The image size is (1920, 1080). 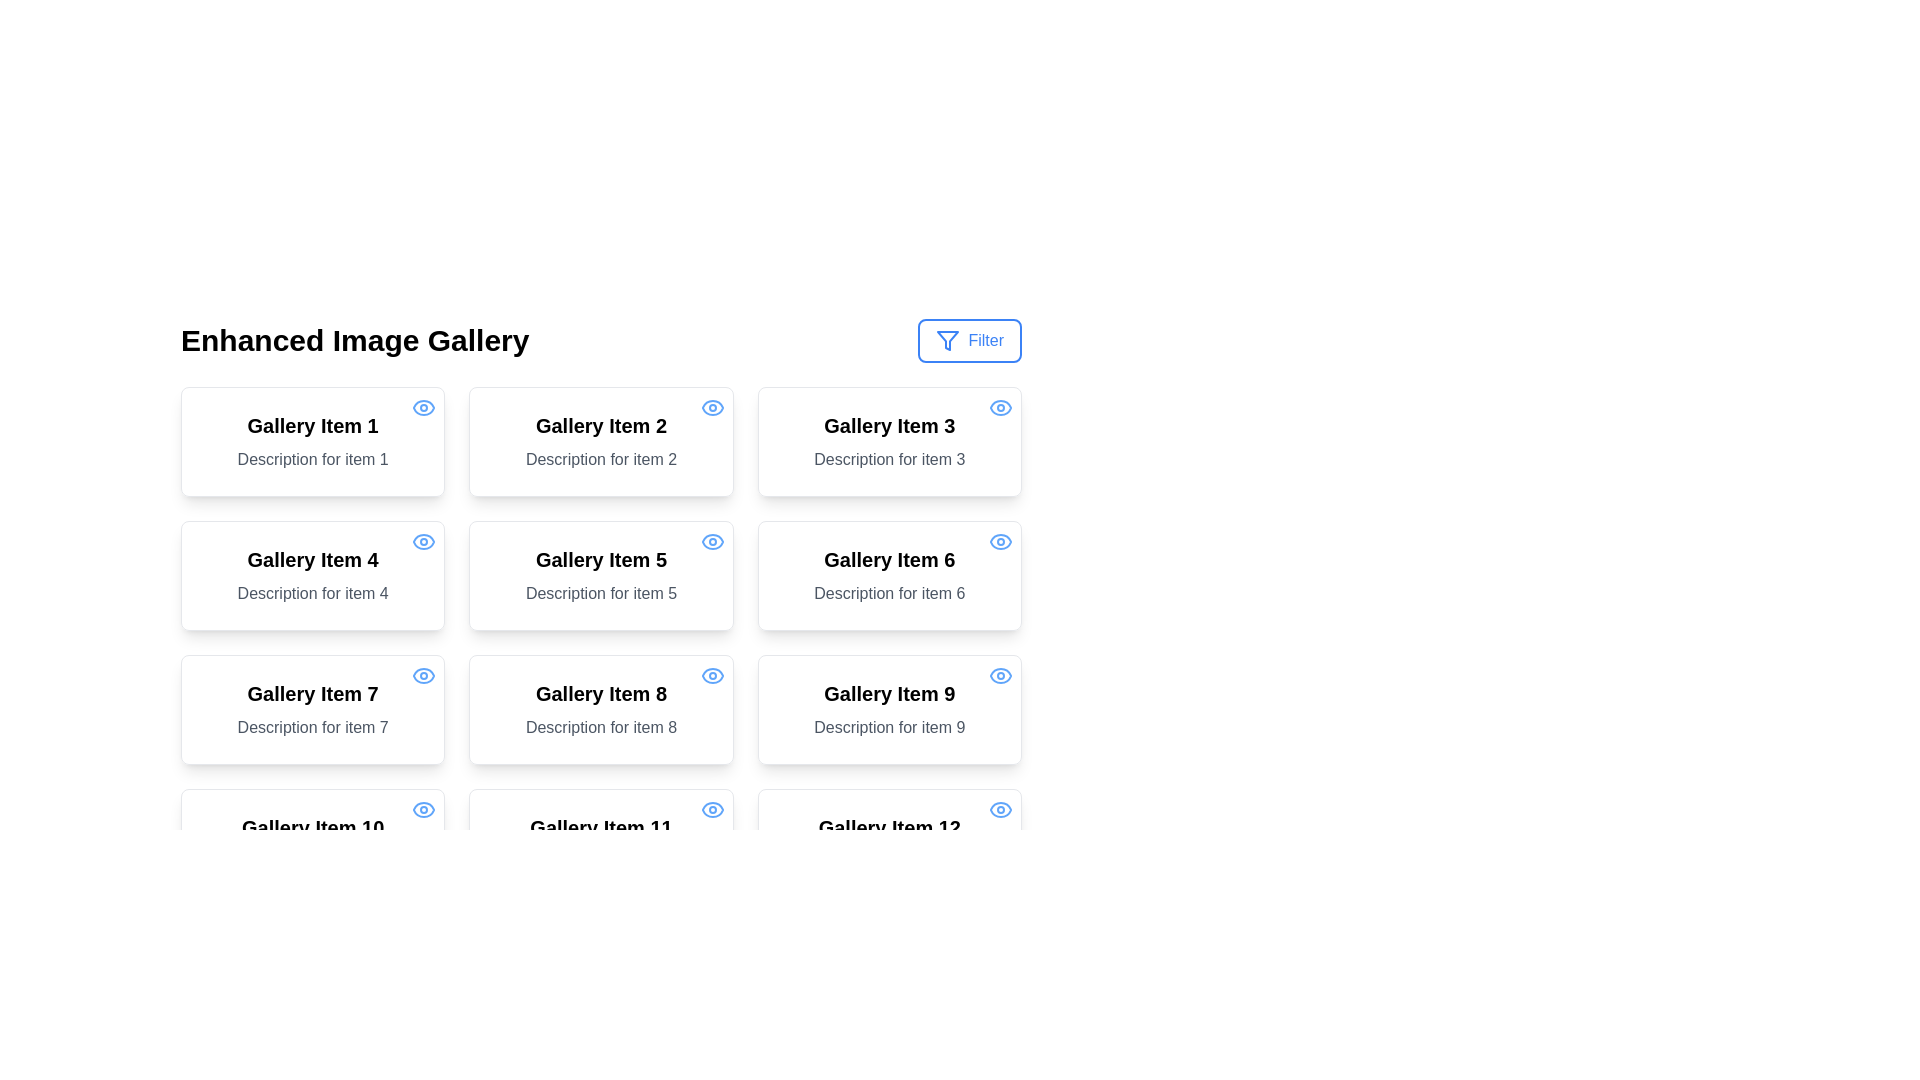 What do you see at coordinates (600, 593) in the screenshot?
I see `the descriptive text label providing additional information about 'Gallery Item 5', located beneath the title within the bordered card in the second row, second column of the grid layout` at bounding box center [600, 593].